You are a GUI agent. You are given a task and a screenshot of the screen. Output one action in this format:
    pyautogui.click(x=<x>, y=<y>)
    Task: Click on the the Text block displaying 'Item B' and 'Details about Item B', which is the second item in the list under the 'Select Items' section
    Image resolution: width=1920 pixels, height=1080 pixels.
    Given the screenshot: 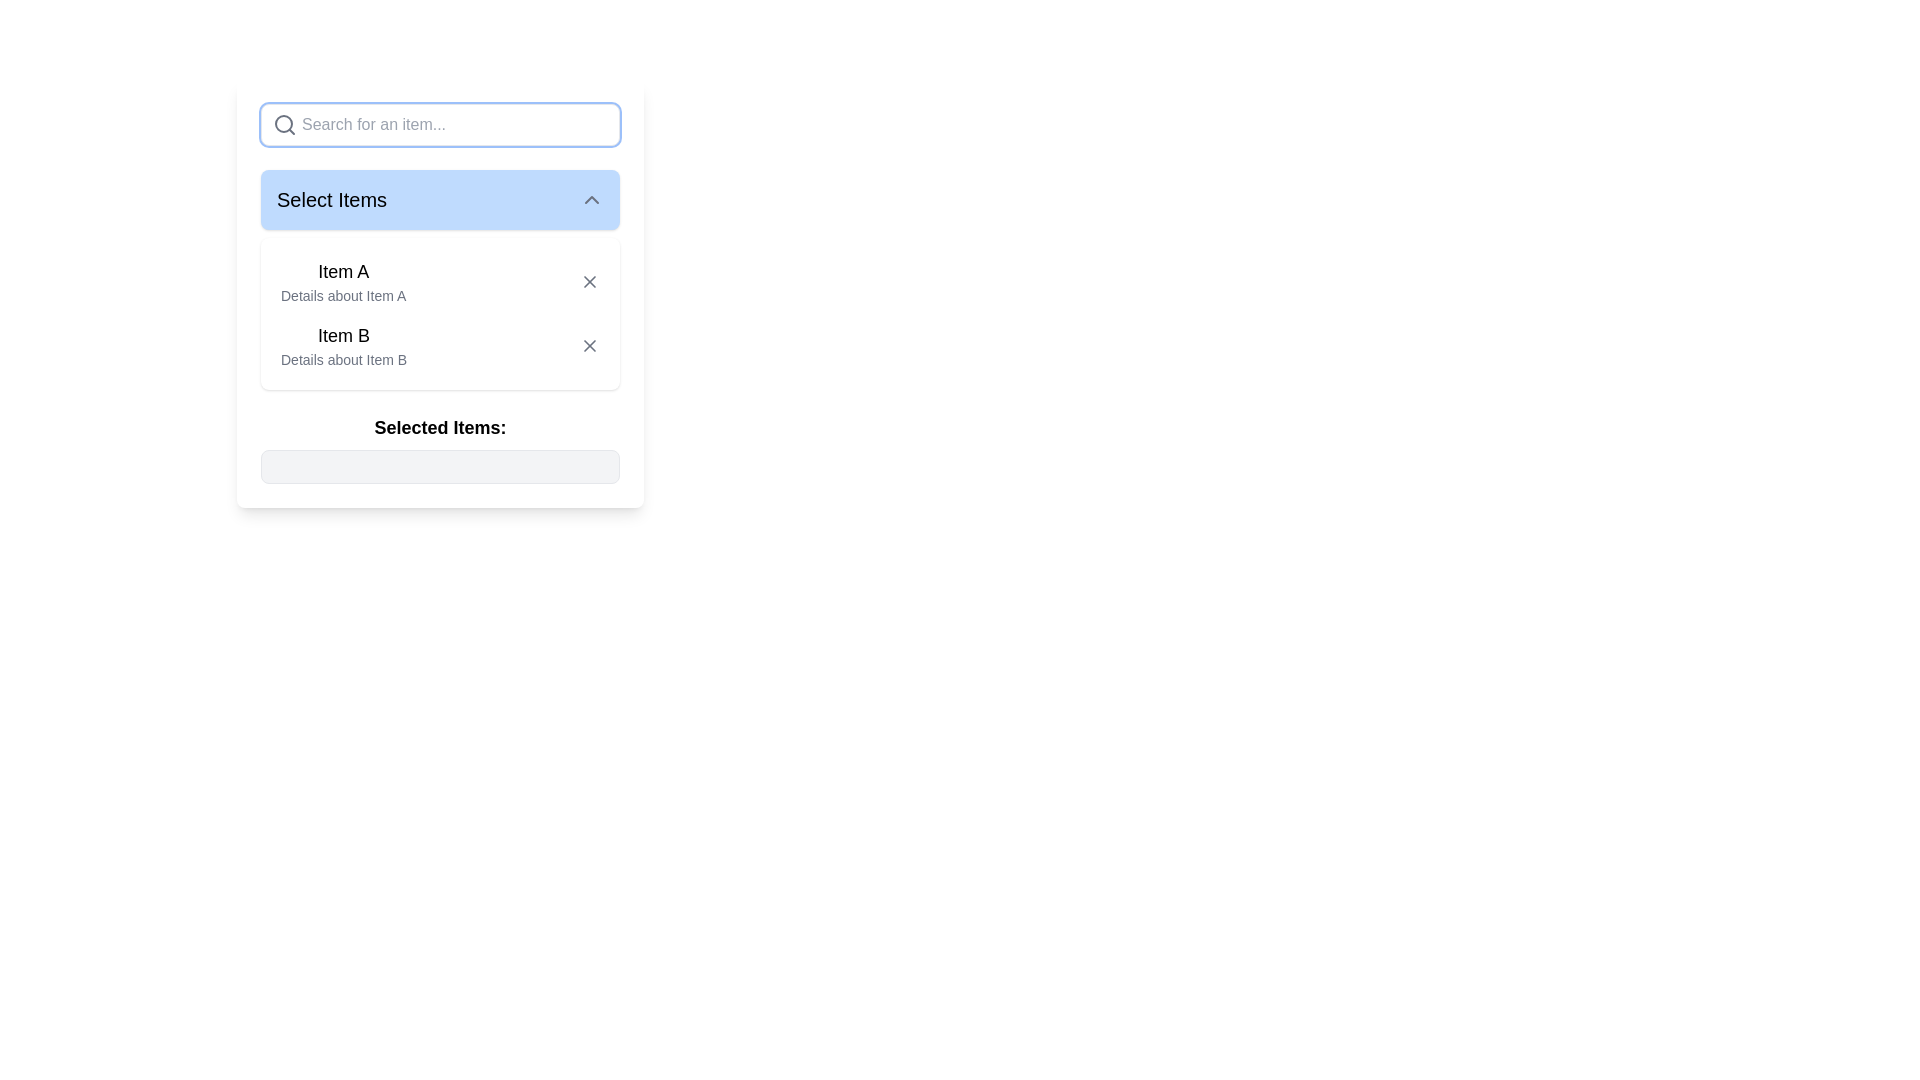 What is the action you would take?
    pyautogui.click(x=344, y=345)
    